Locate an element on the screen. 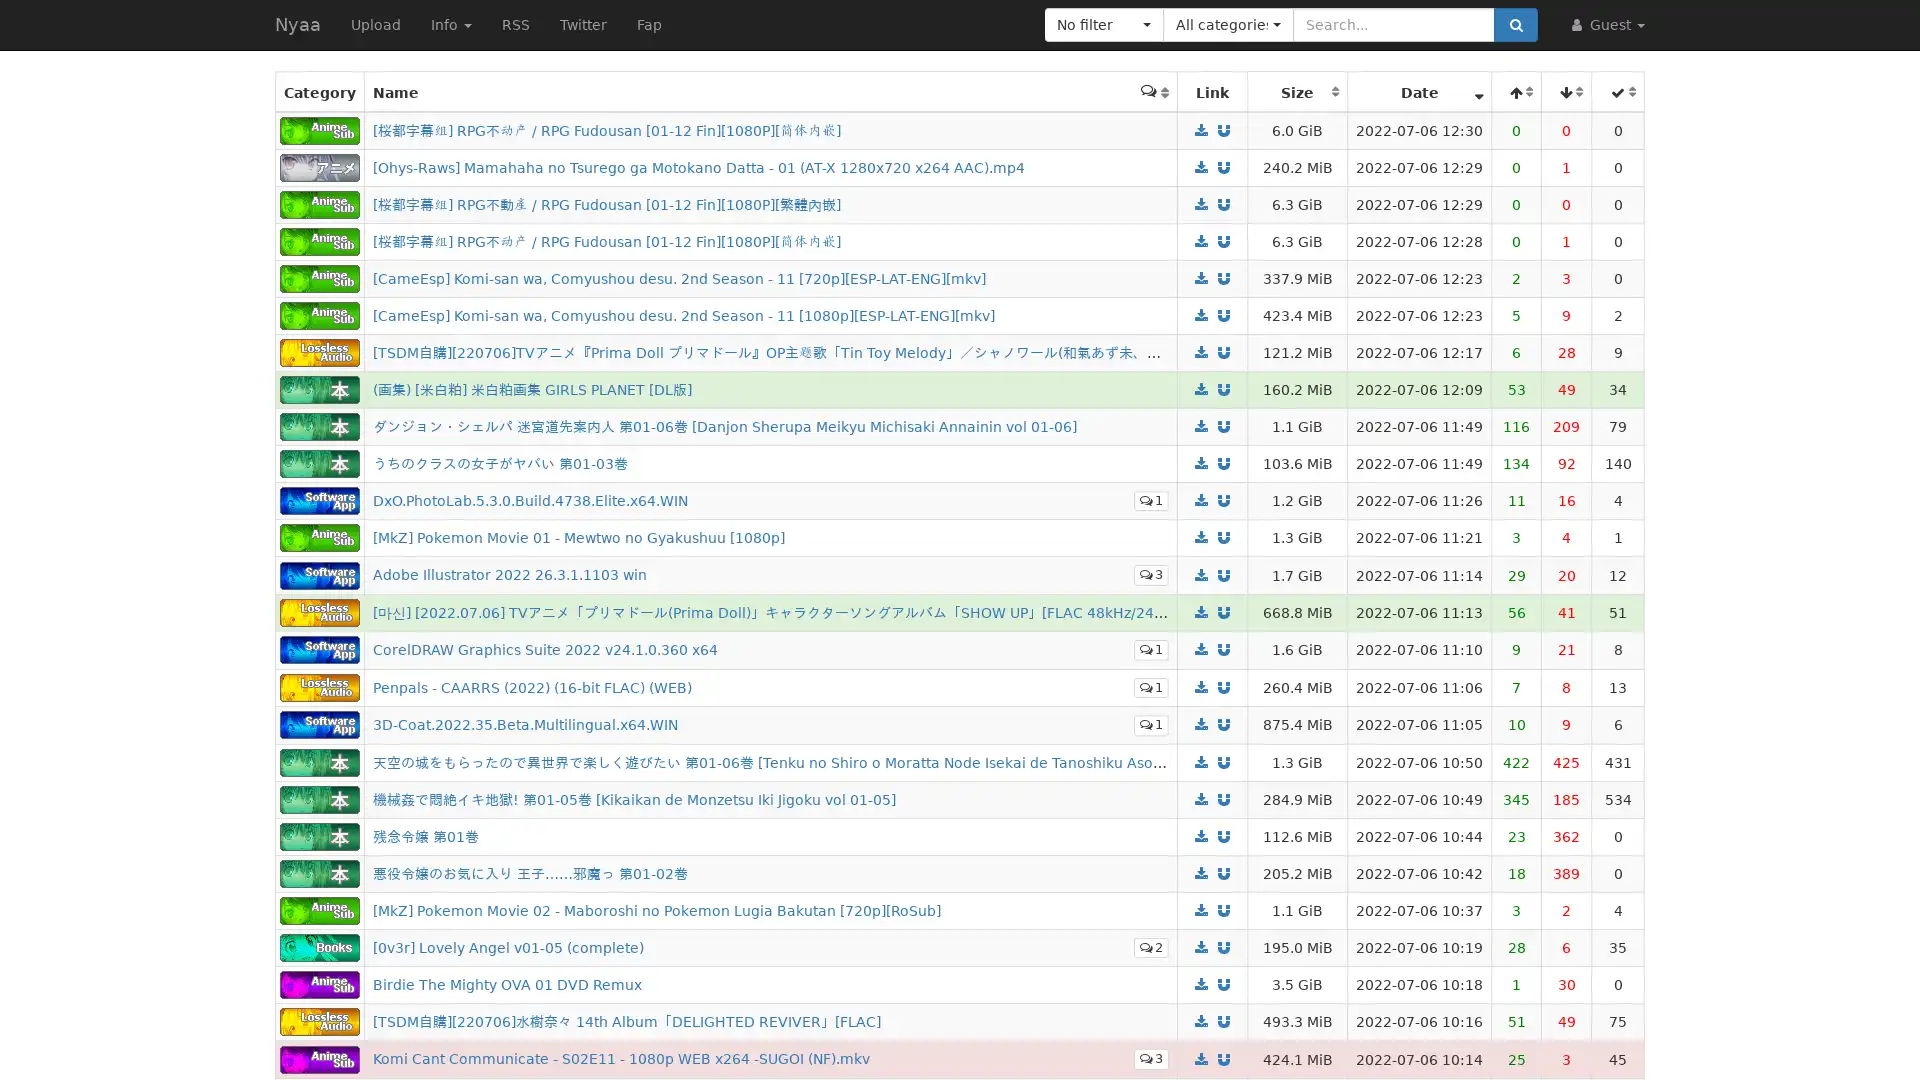 This screenshot has width=1920, height=1080. All categories is located at coordinates (1227, 24).